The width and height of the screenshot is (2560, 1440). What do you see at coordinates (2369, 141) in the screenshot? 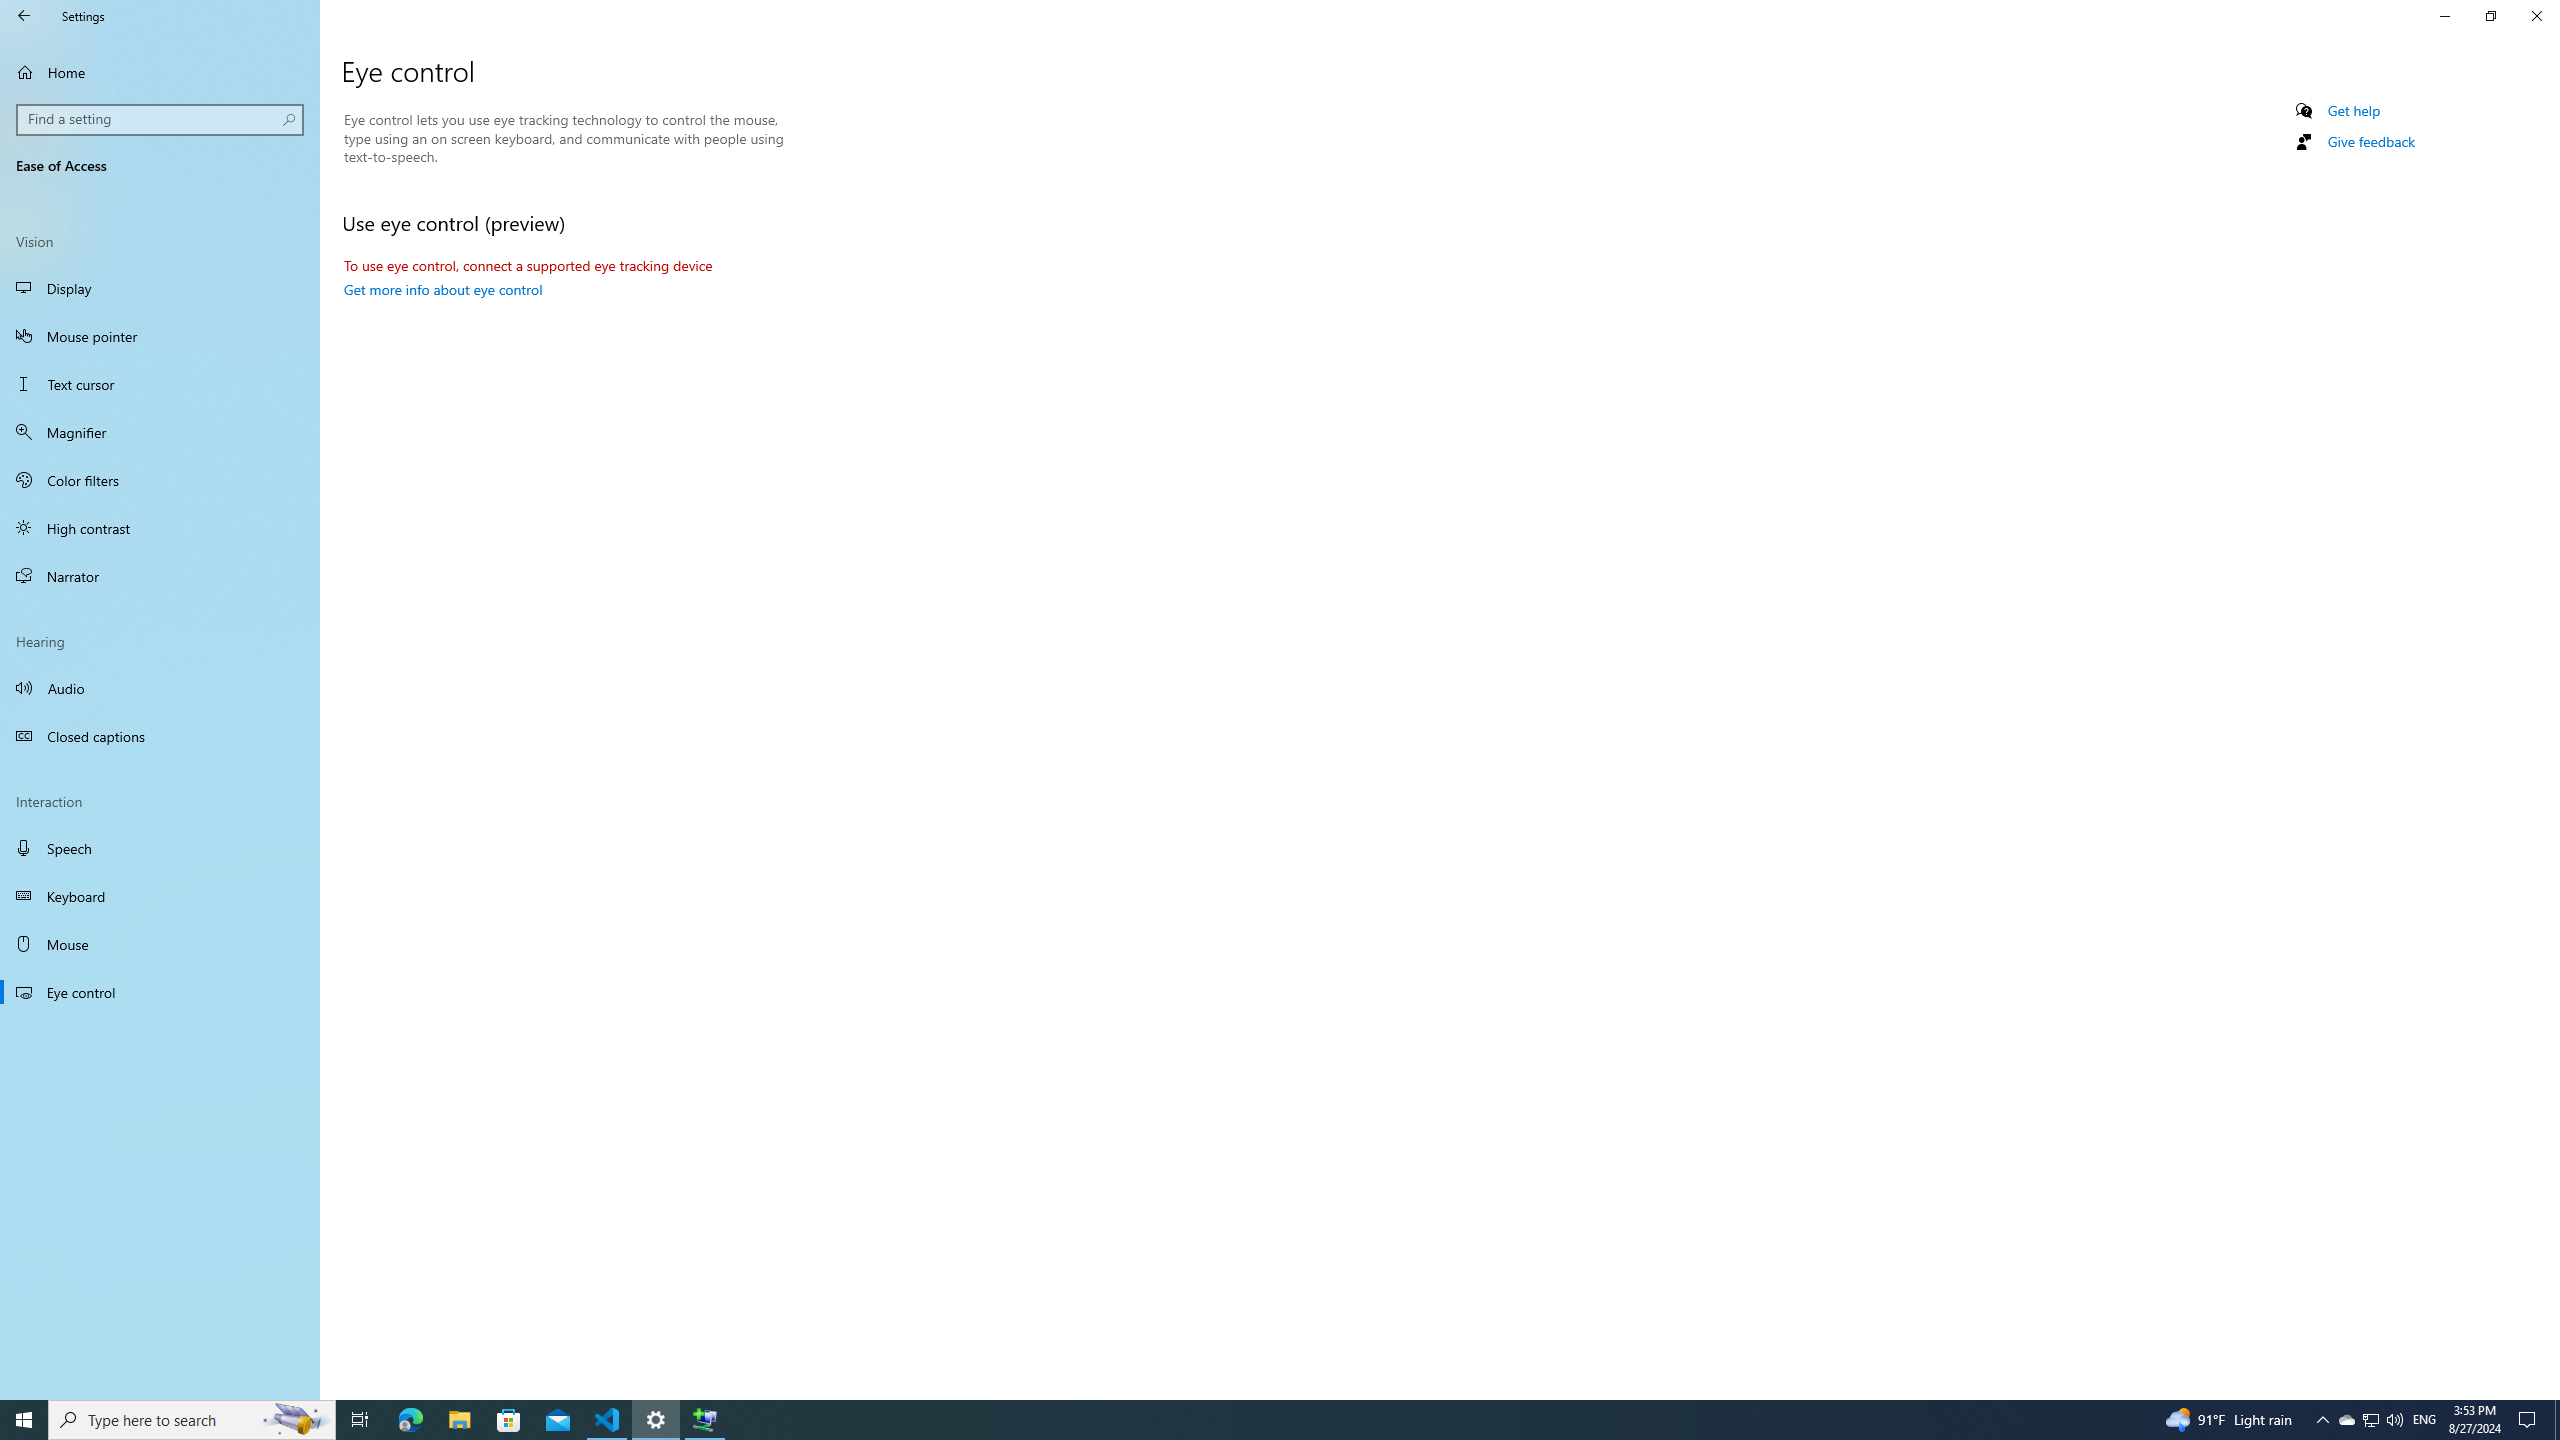
I see `'Give feedback'` at bounding box center [2369, 141].